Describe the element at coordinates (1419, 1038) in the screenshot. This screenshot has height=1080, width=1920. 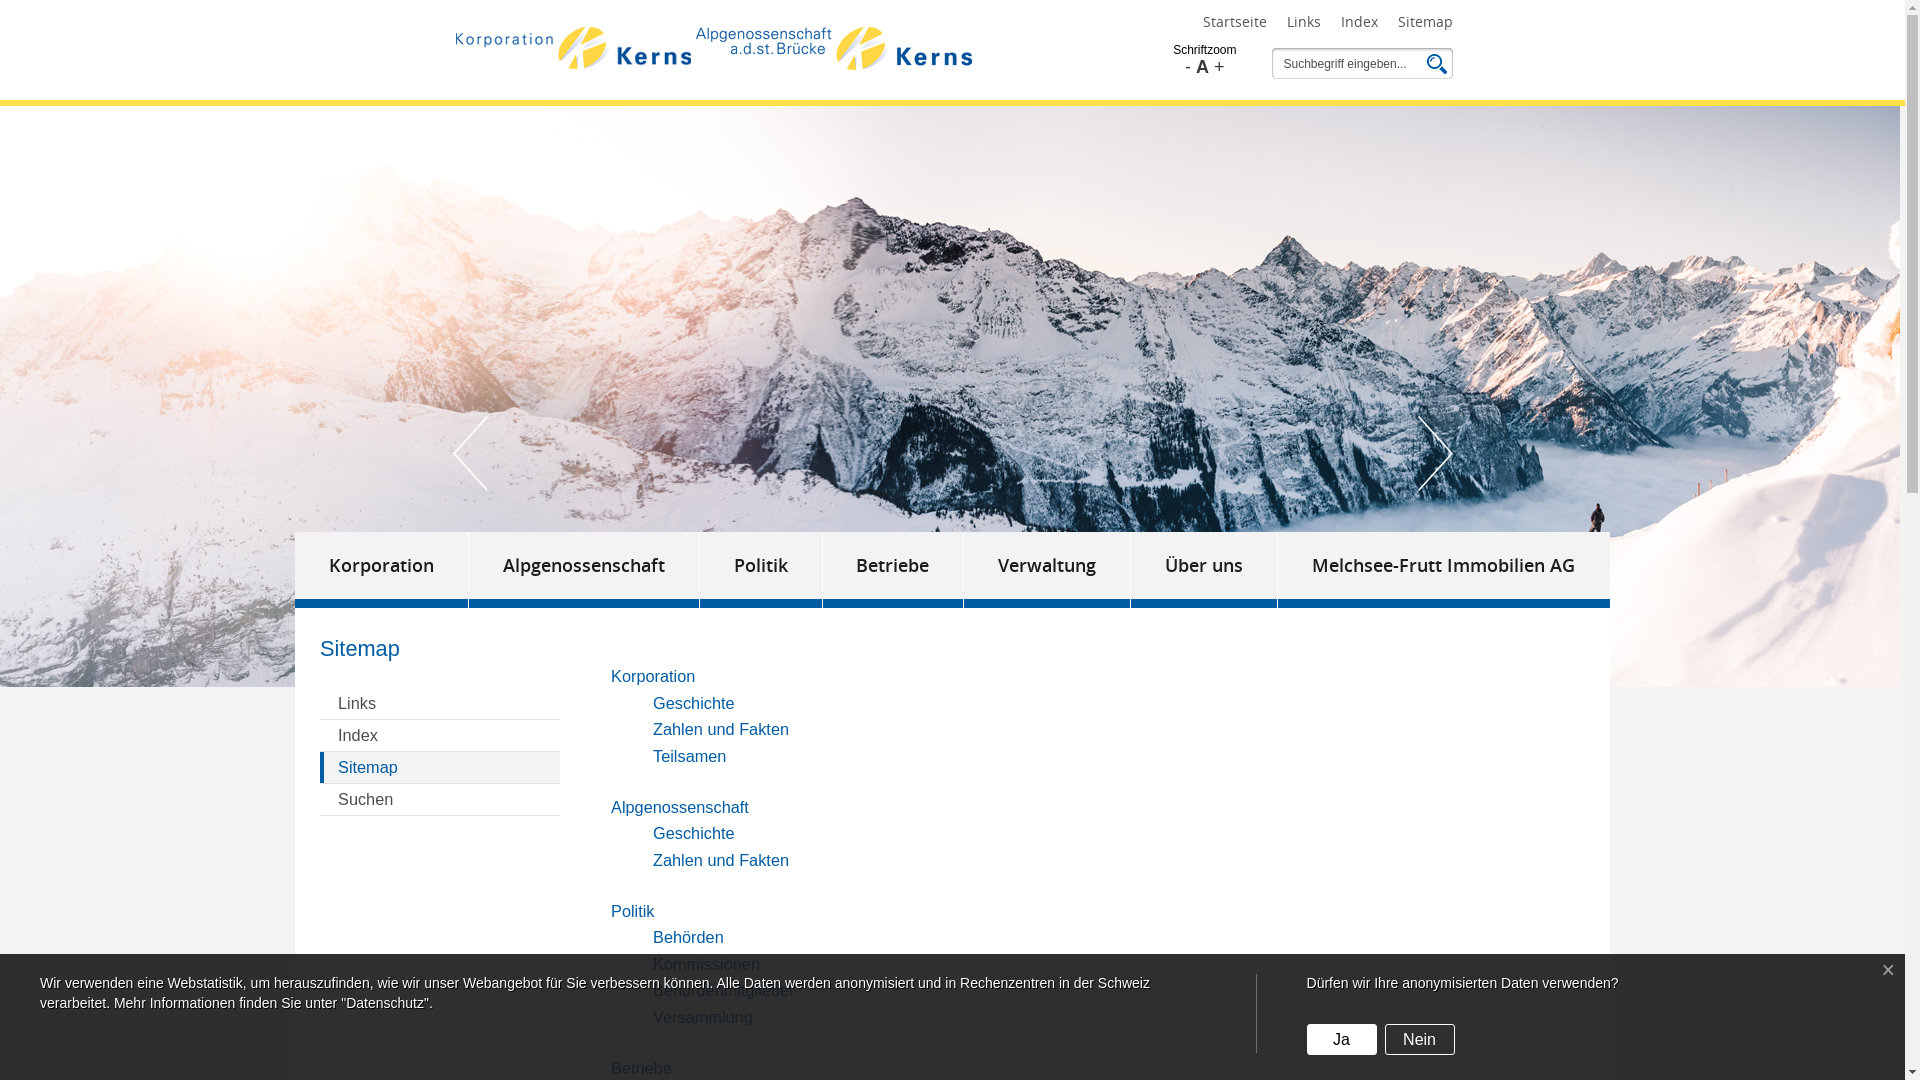
I see `'Nein'` at that location.